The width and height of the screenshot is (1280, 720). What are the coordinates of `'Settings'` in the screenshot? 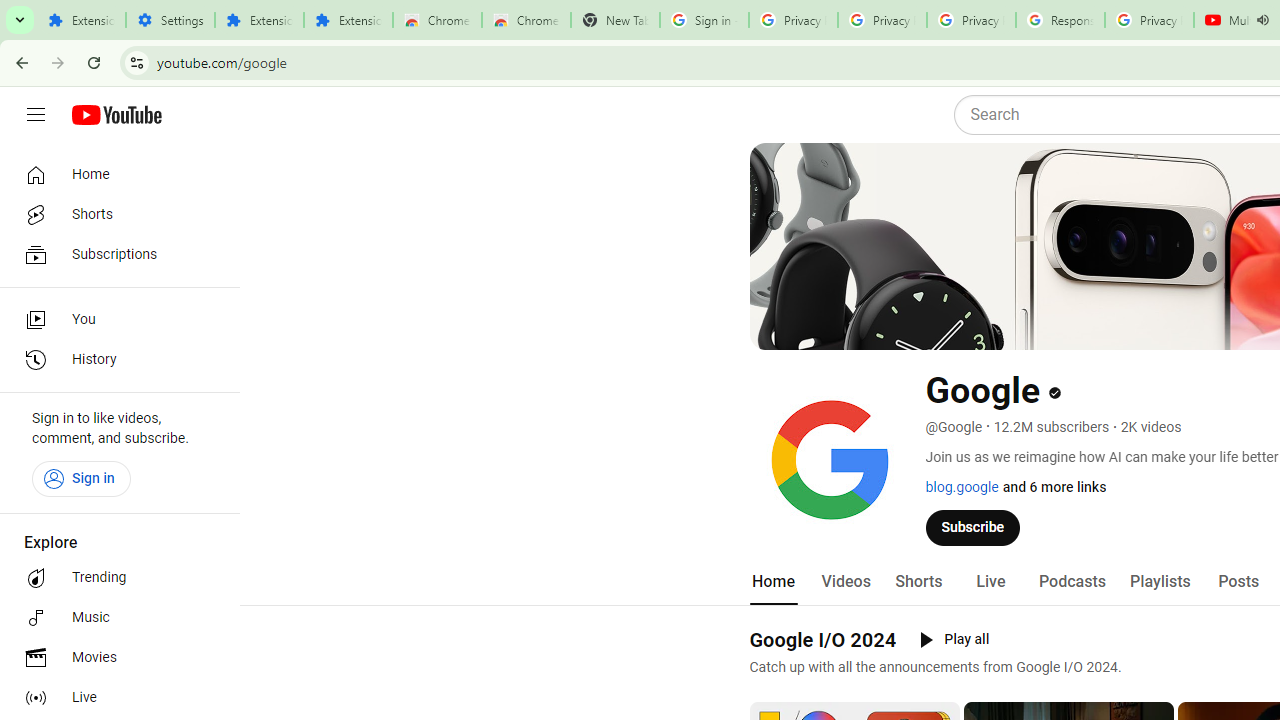 It's located at (170, 20).